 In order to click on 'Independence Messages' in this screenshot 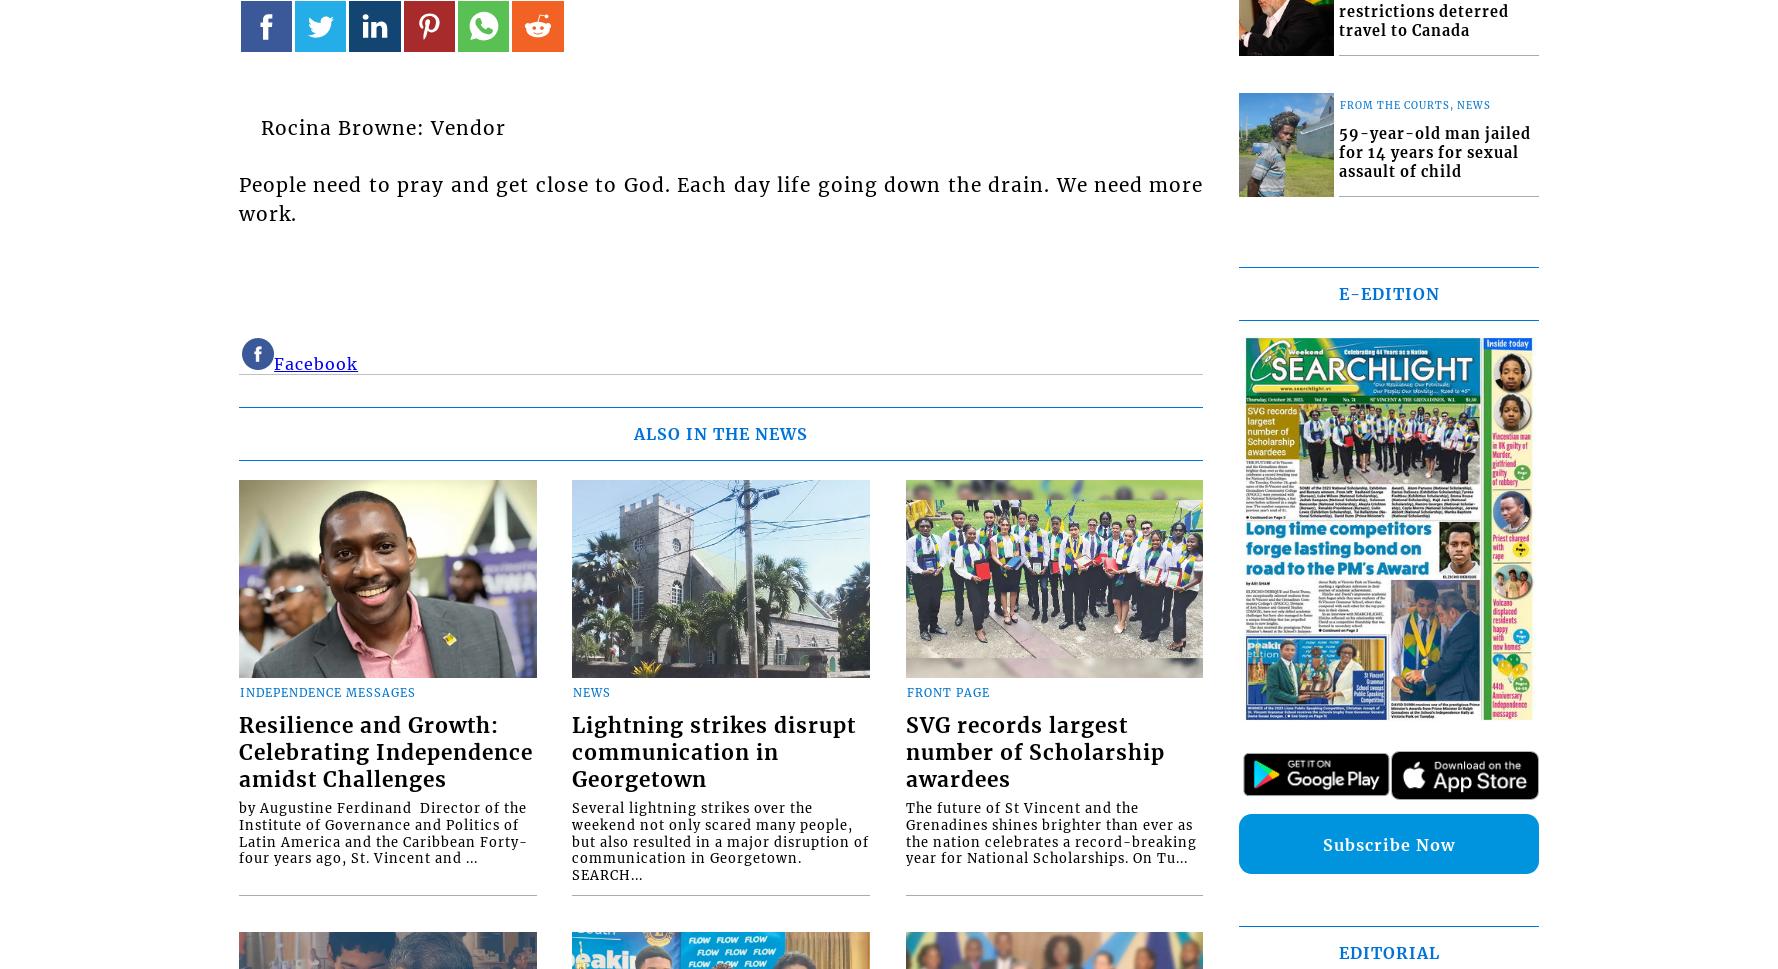, I will do `click(327, 692)`.